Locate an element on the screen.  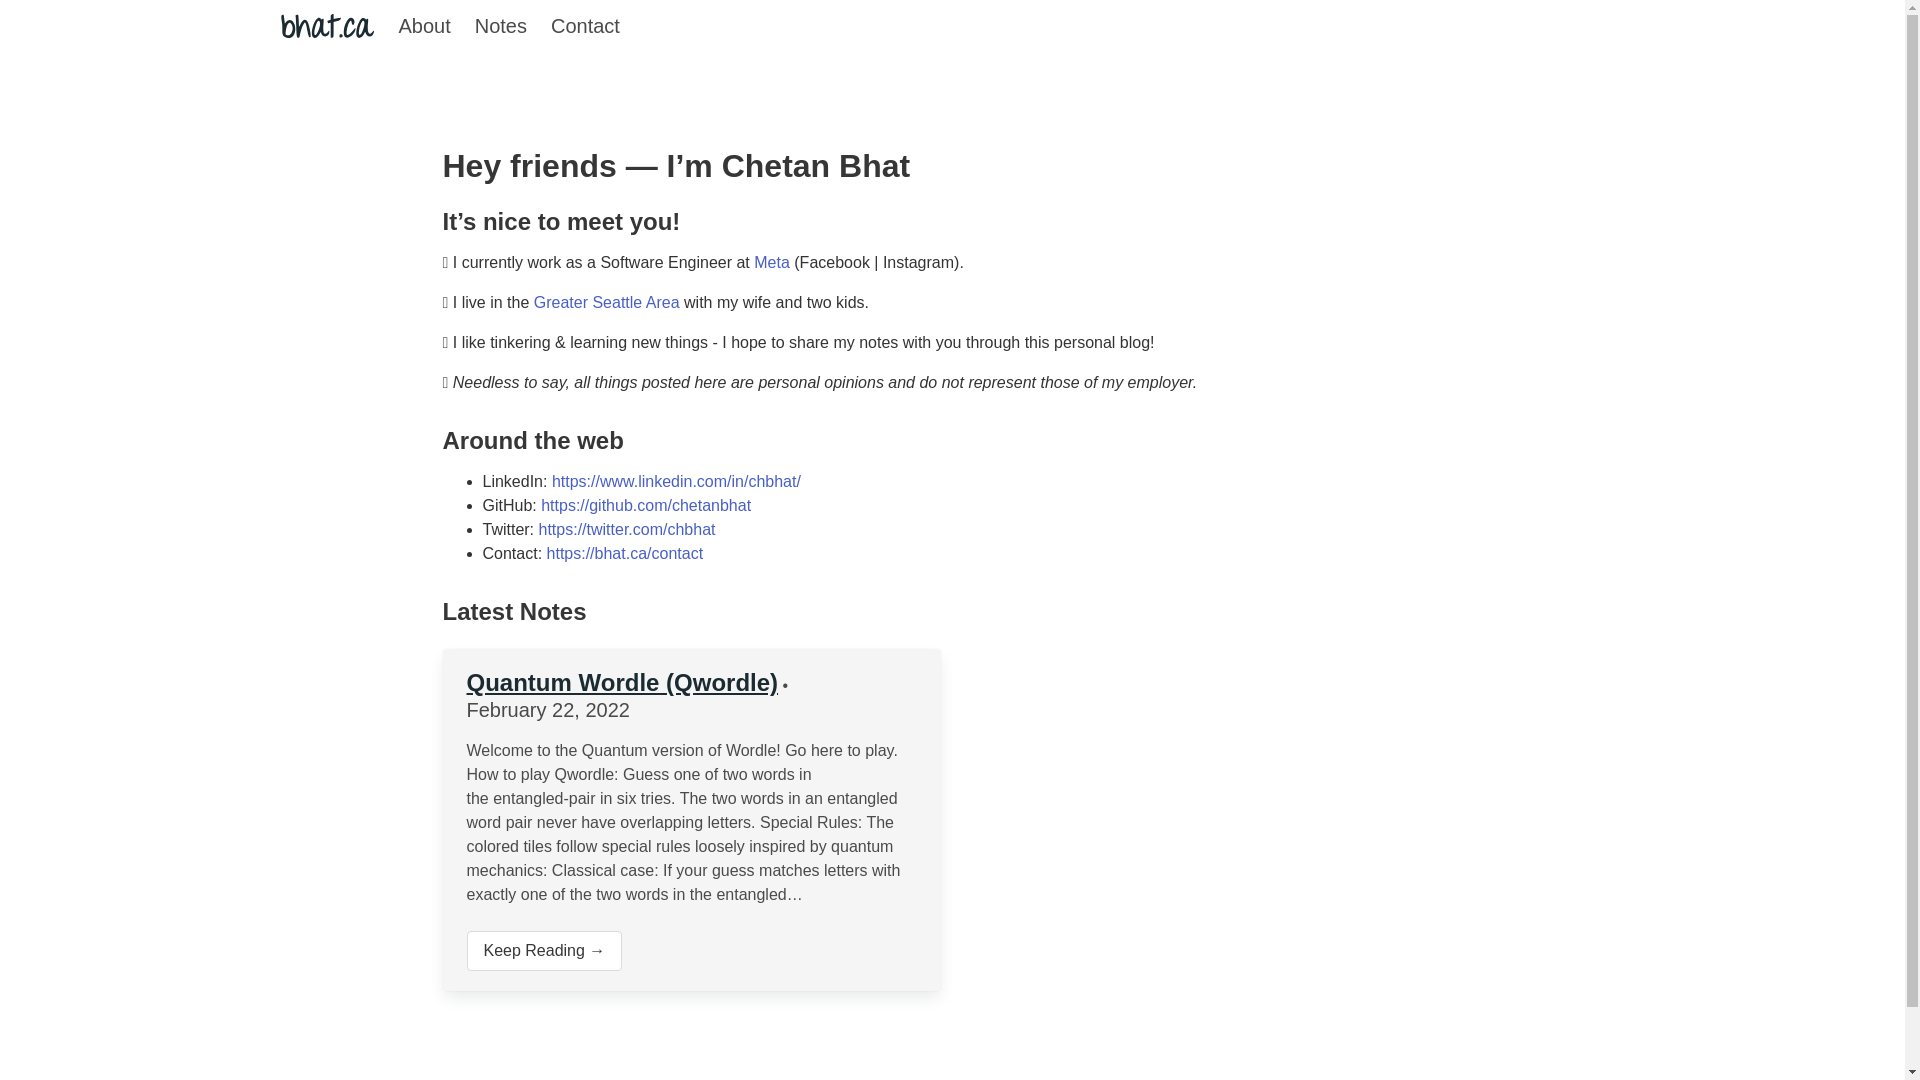
'Quantum Wordle (Qwordle)' is located at coordinates (464, 681).